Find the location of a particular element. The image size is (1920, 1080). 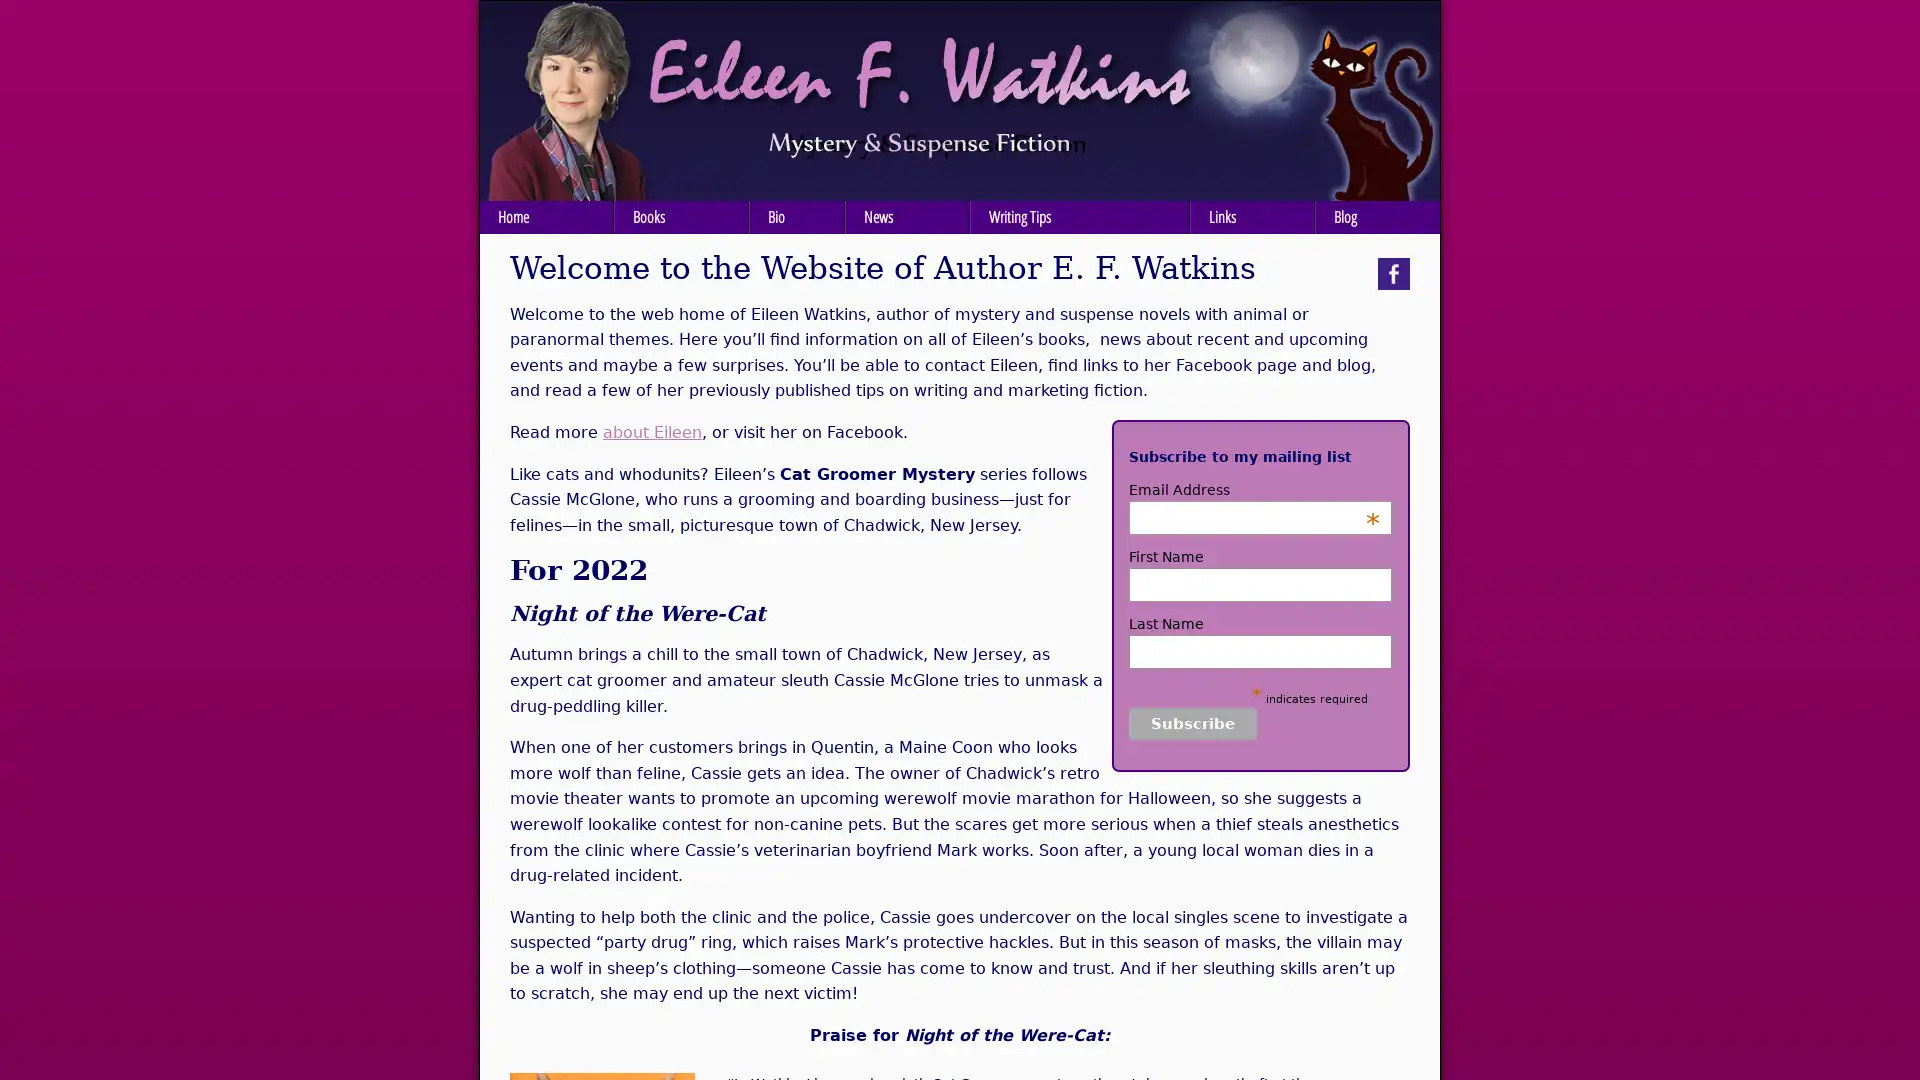

Subscribe is located at coordinates (1193, 722).